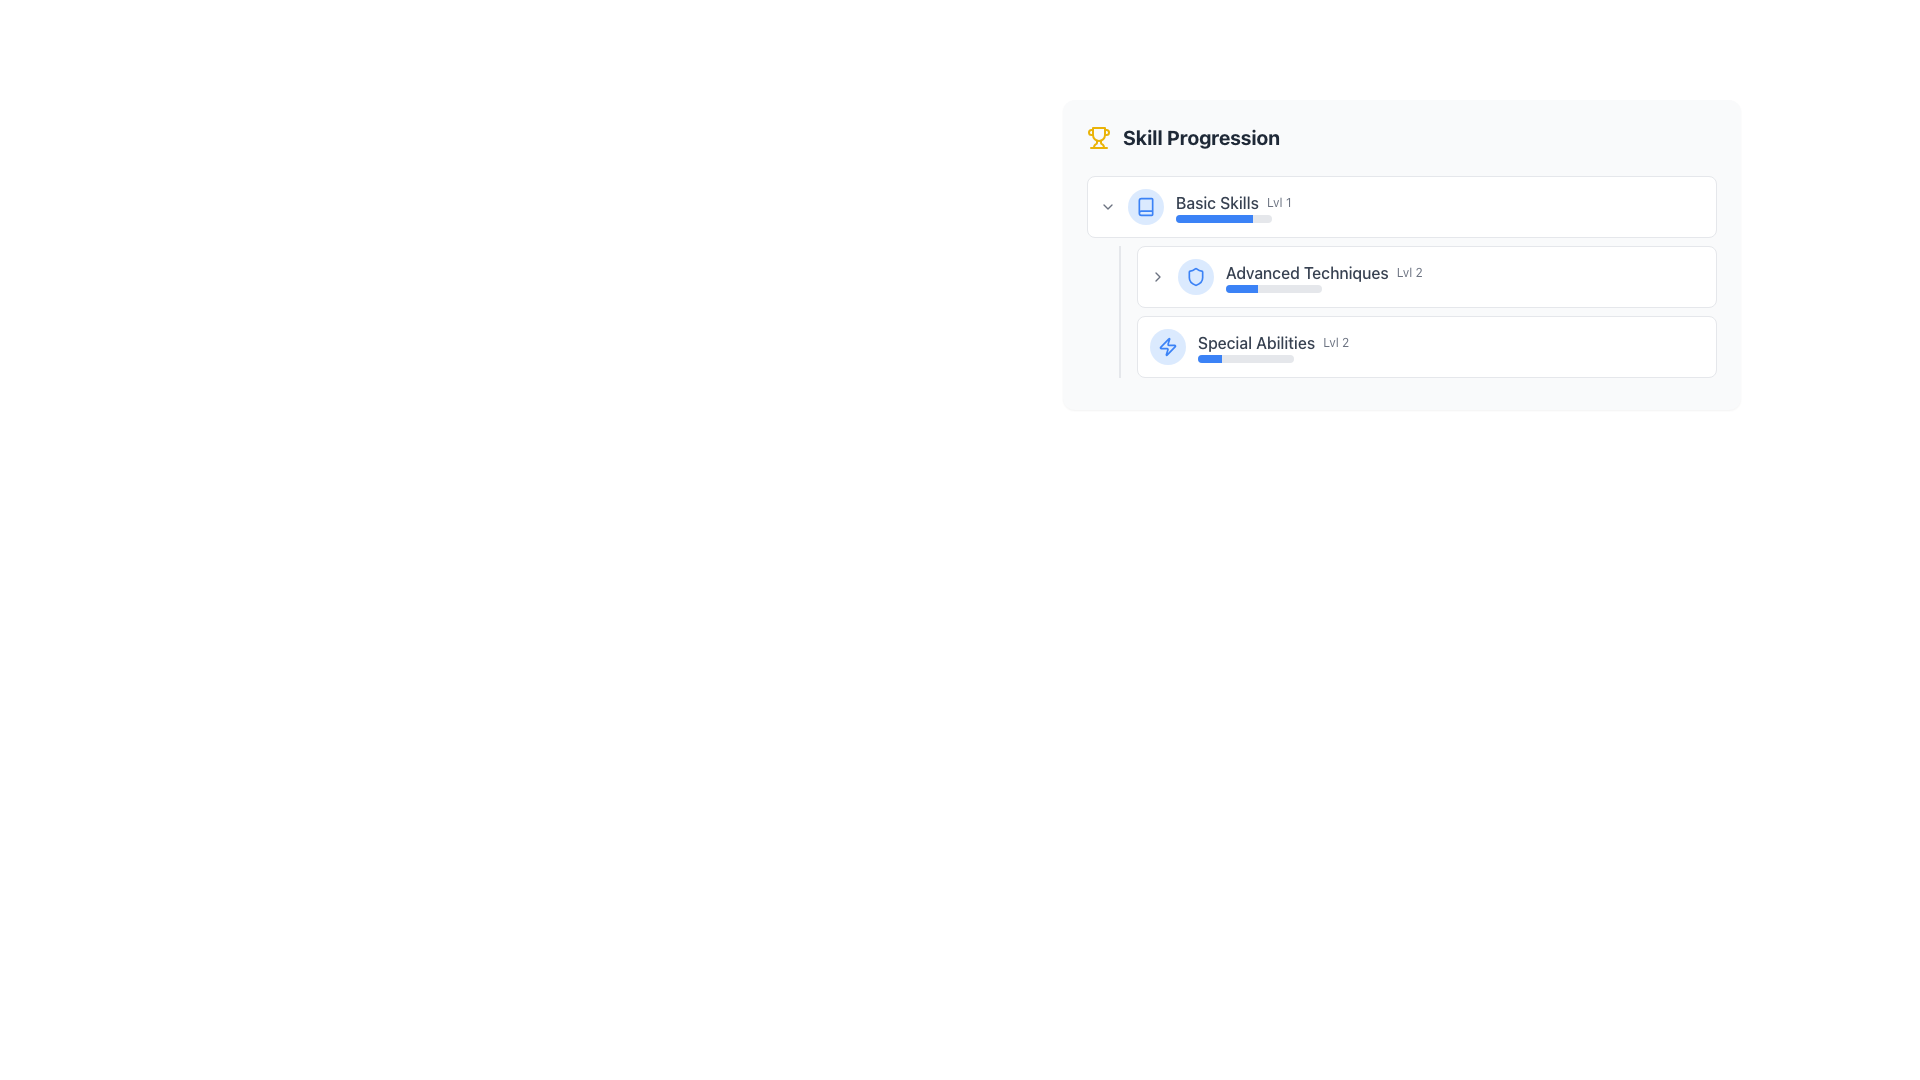  I want to click on the progress bar indicating 'Advanced Techniques Lvl 2', which features a light gray background with a blue progress segment, so click(1272, 289).